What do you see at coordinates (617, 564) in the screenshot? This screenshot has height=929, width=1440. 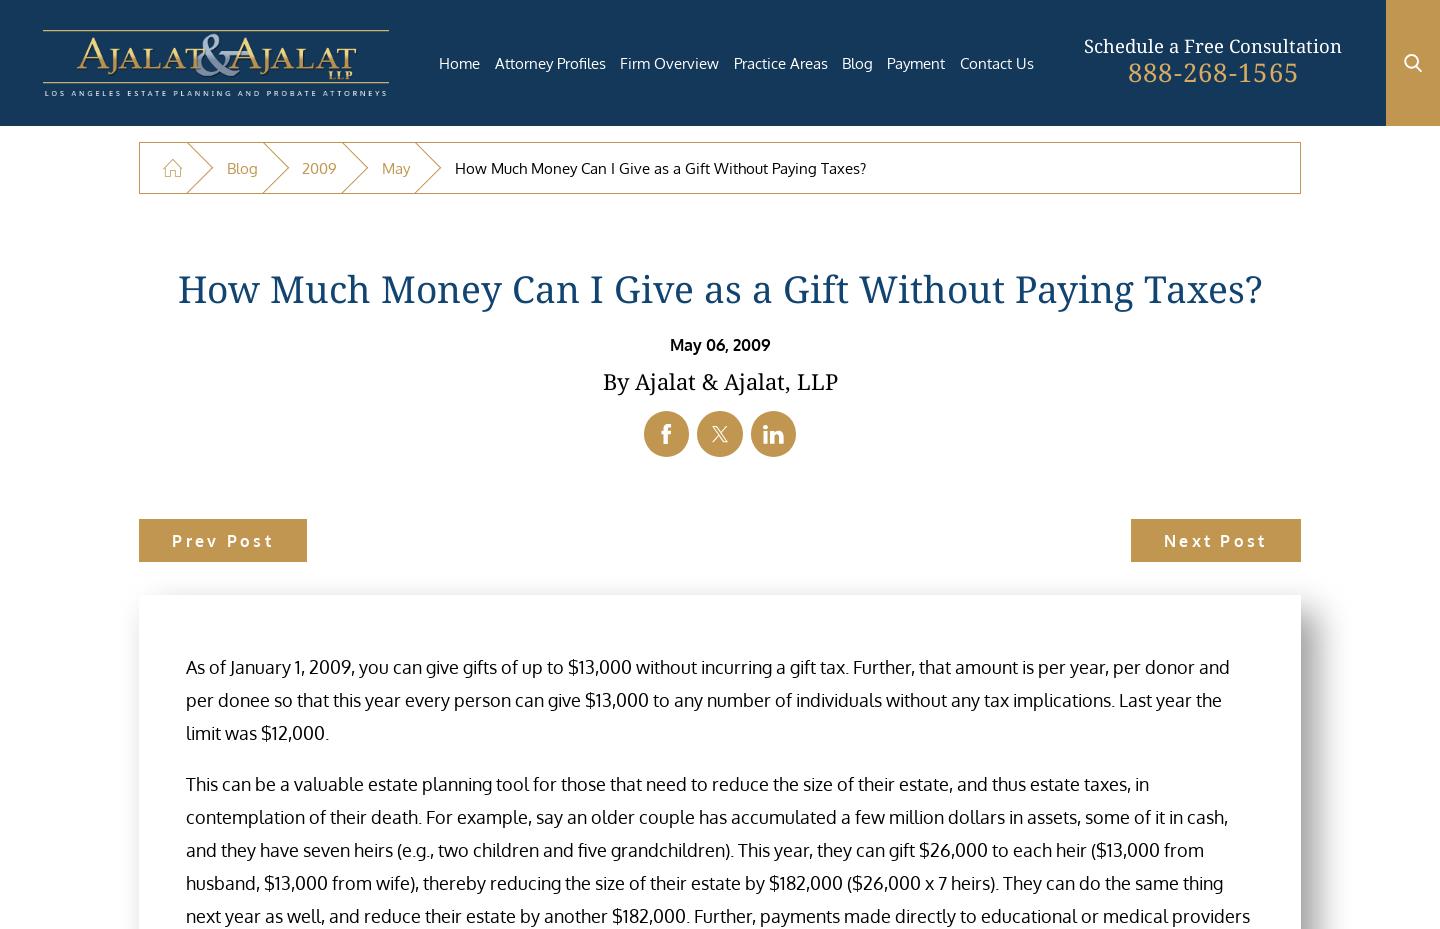 I see `'330 N. Brand Blvd.'` at bounding box center [617, 564].